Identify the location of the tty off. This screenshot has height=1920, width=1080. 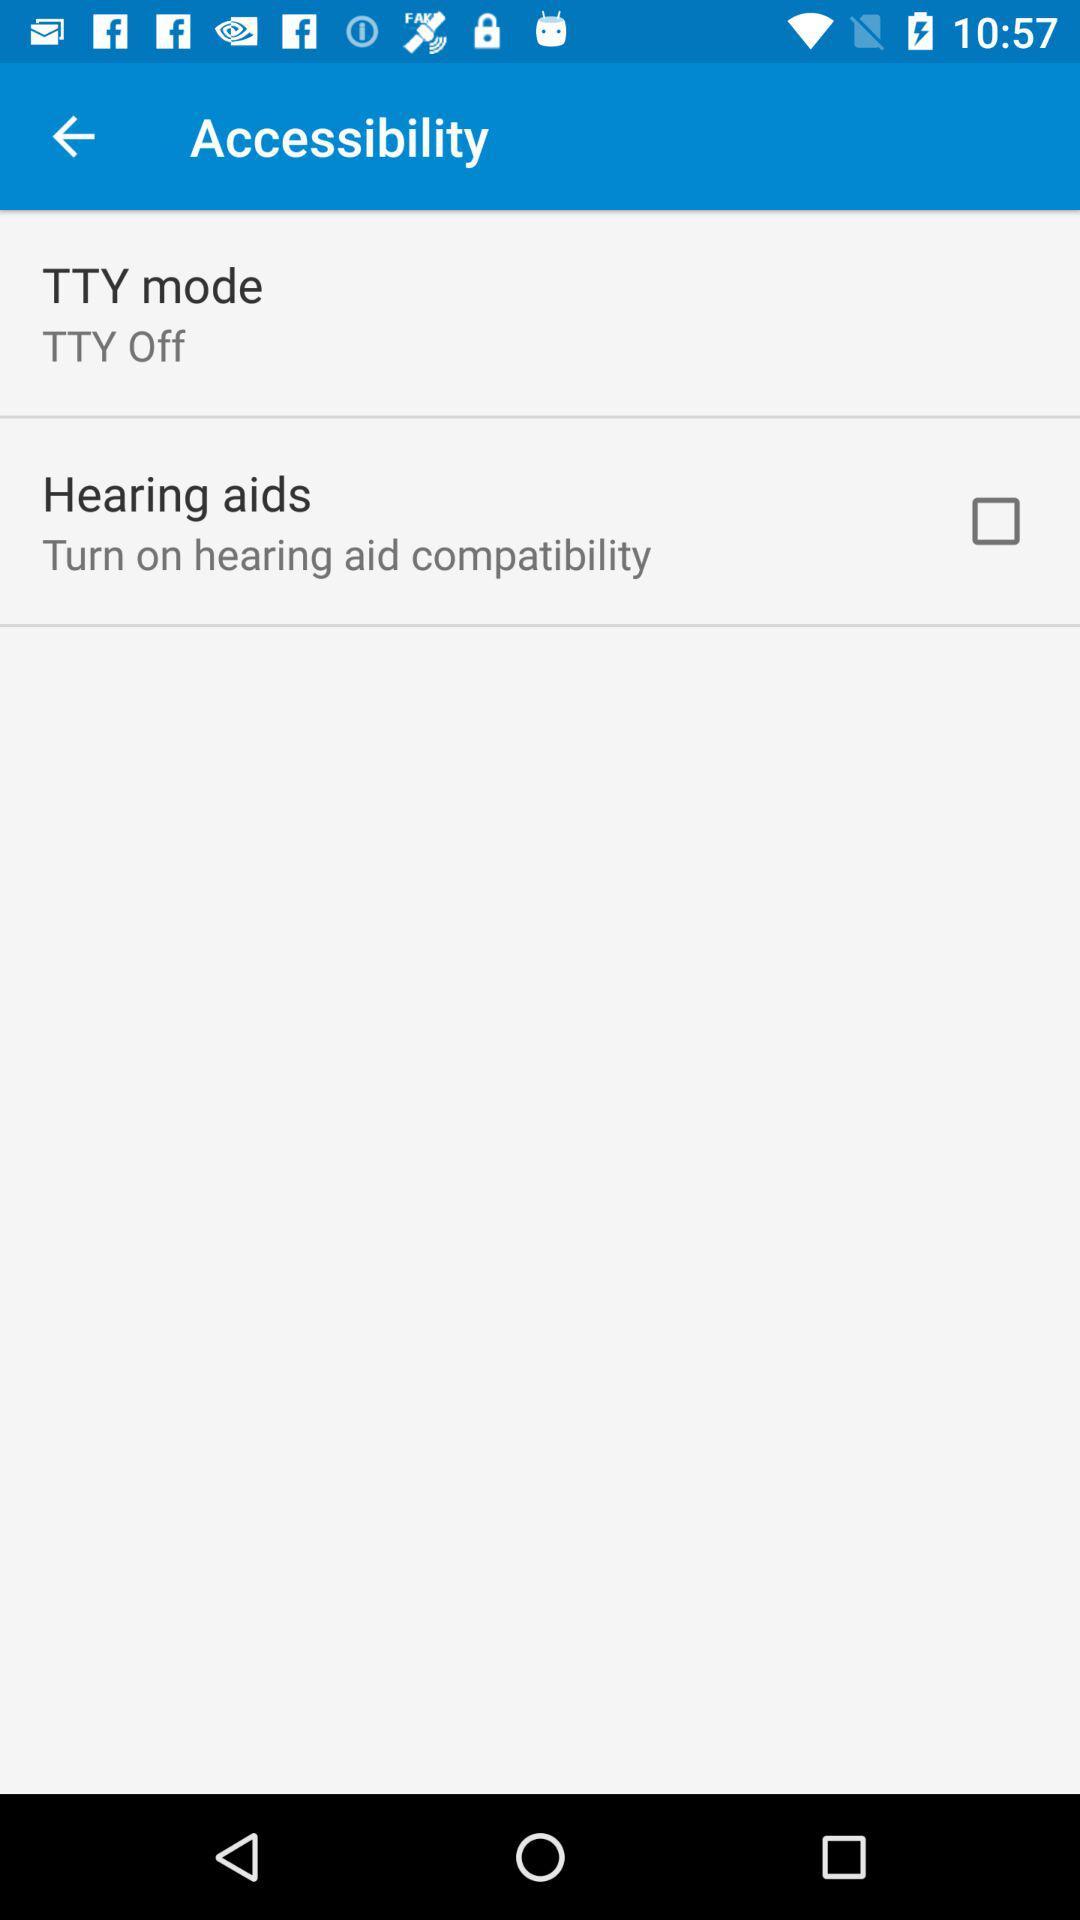
(113, 345).